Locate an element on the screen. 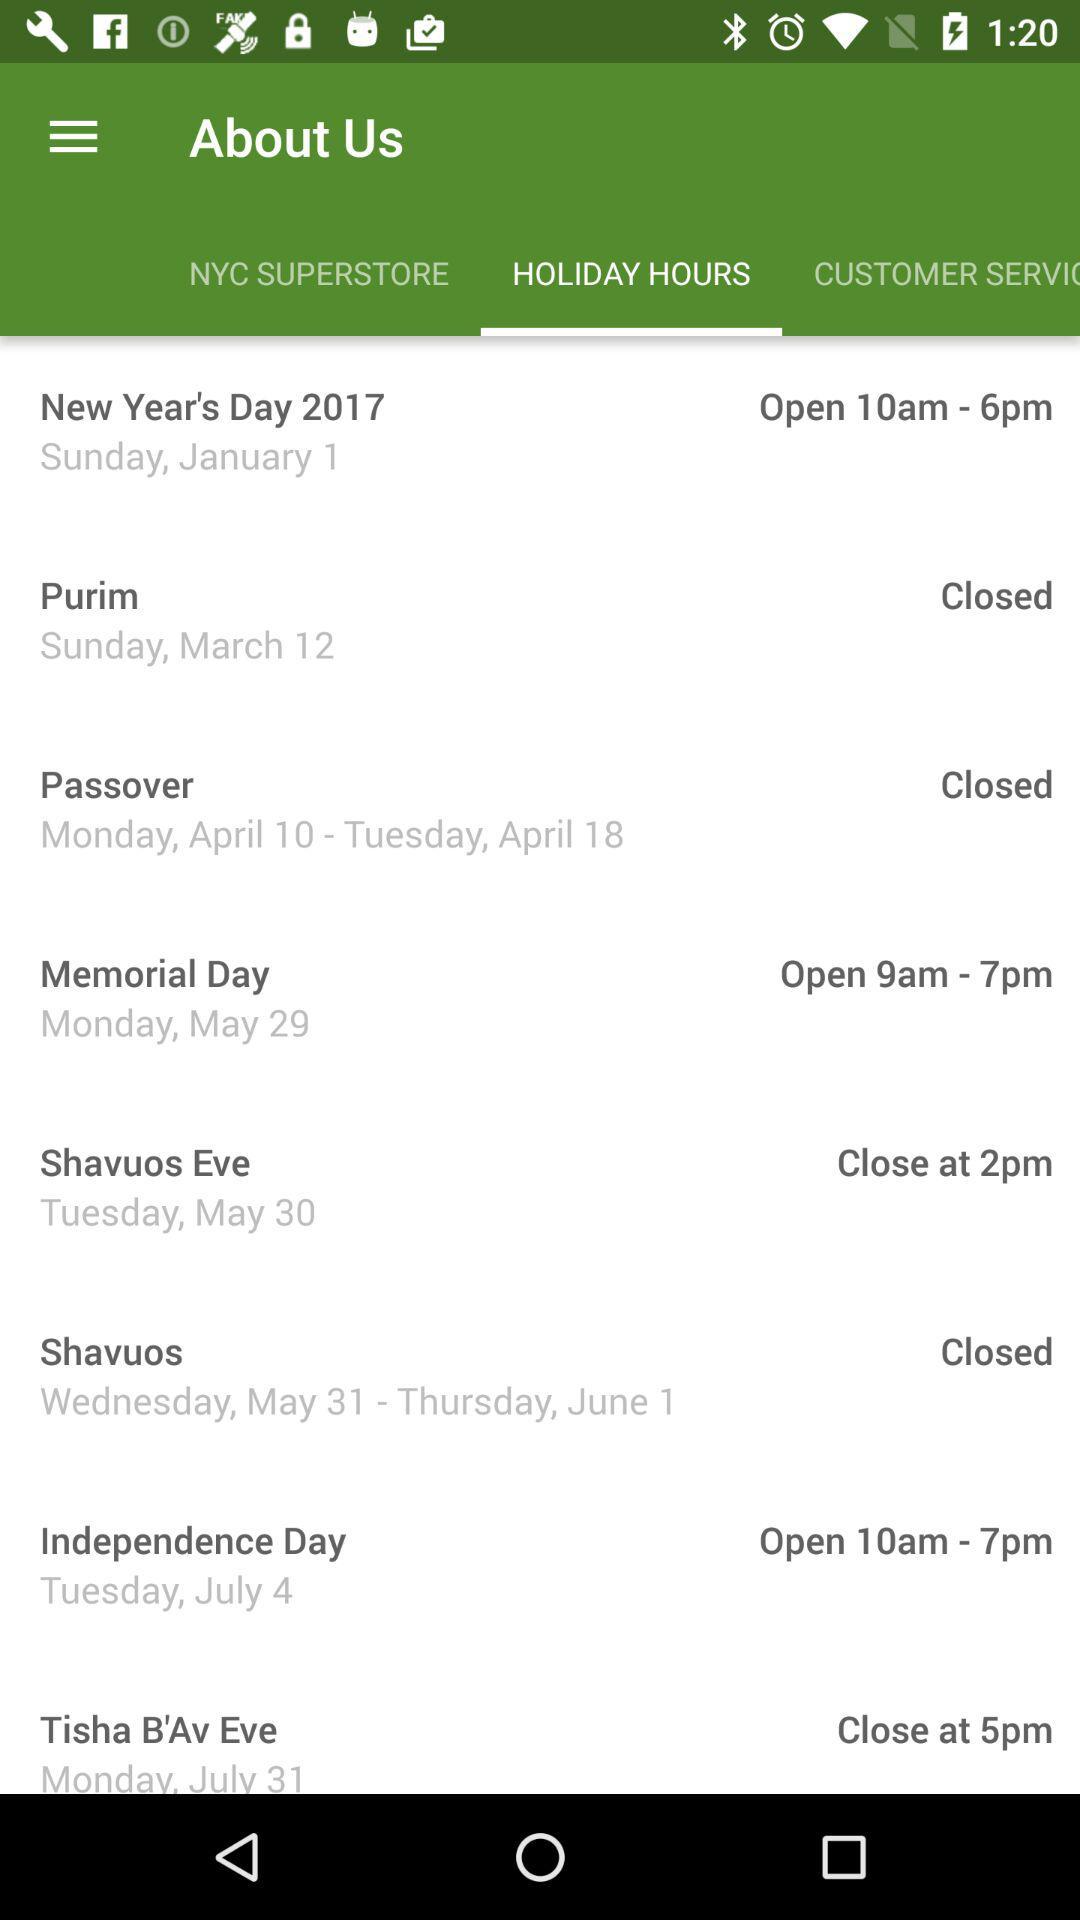 This screenshot has width=1080, height=1920. the item to the left of the closed is located at coordinates (81, 593).